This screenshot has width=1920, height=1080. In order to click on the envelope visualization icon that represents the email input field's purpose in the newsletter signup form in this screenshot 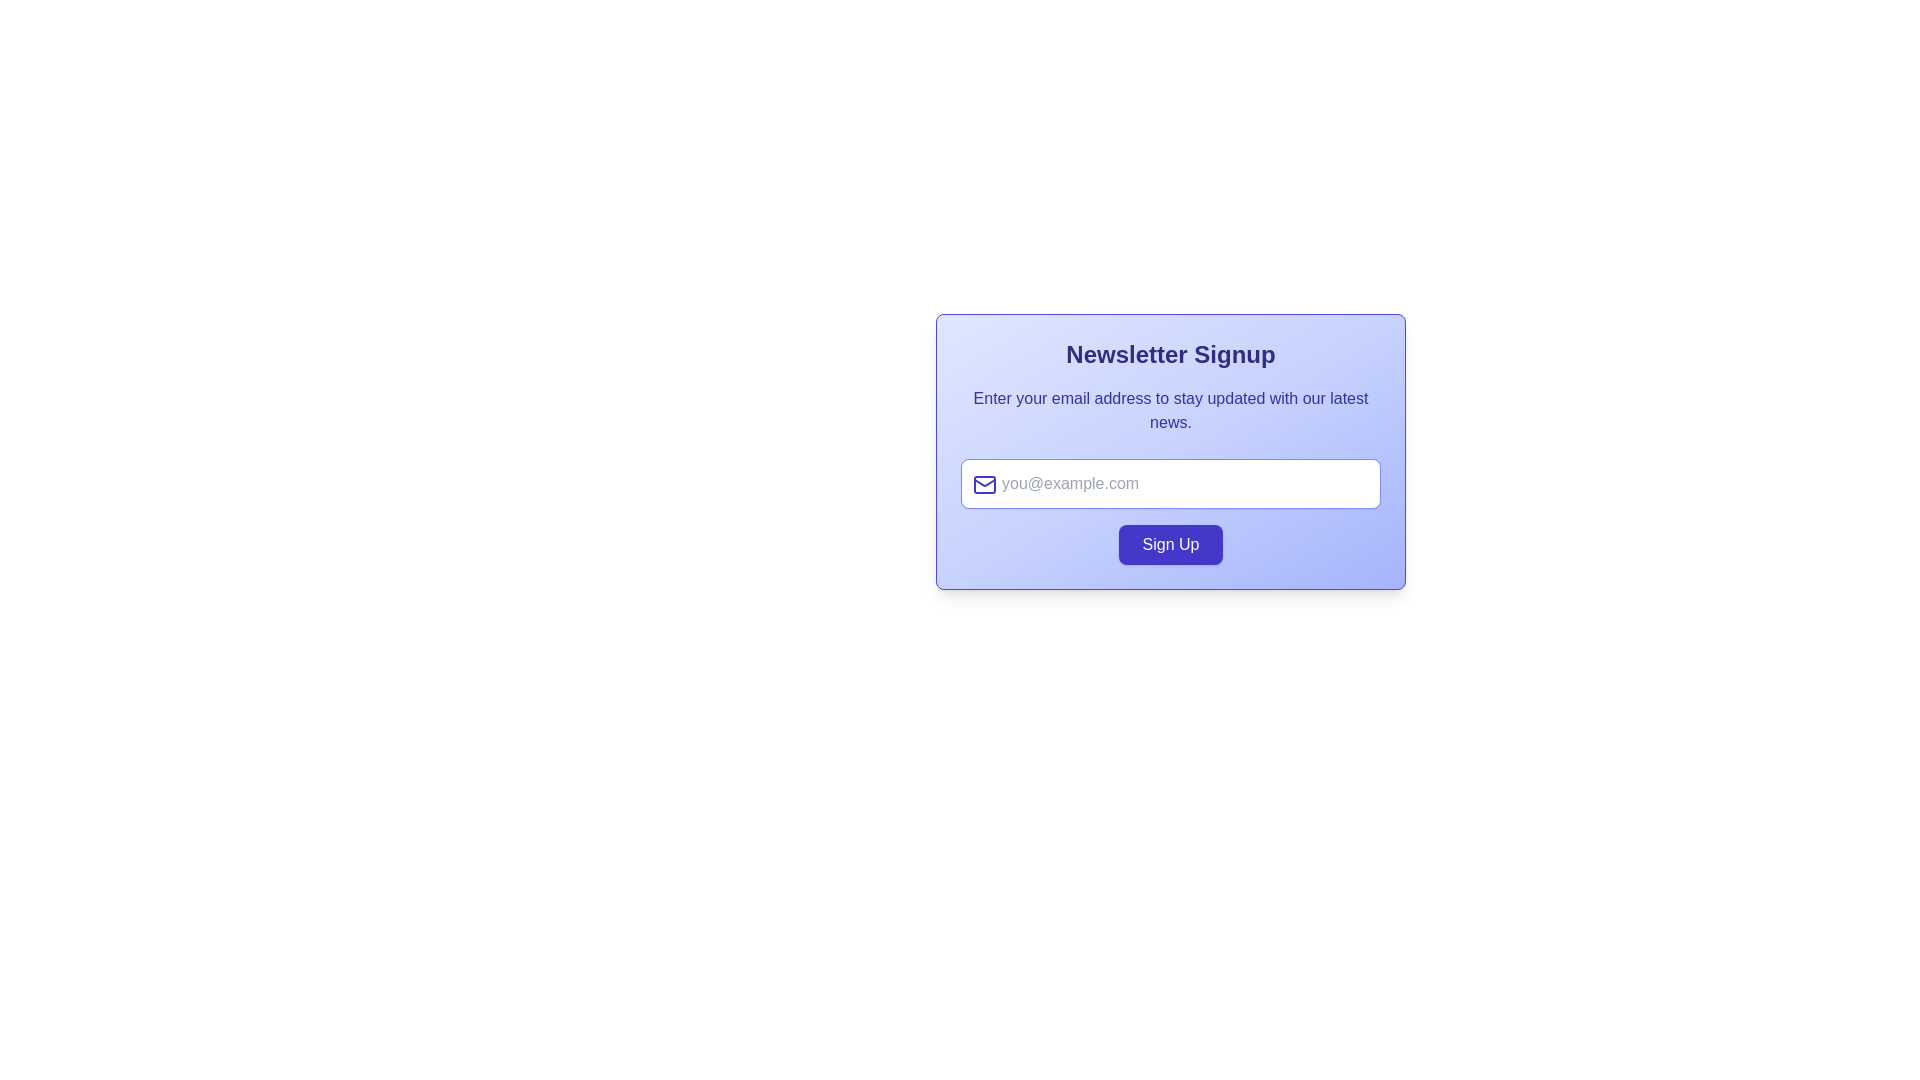, I will do `click(984, 485)`.